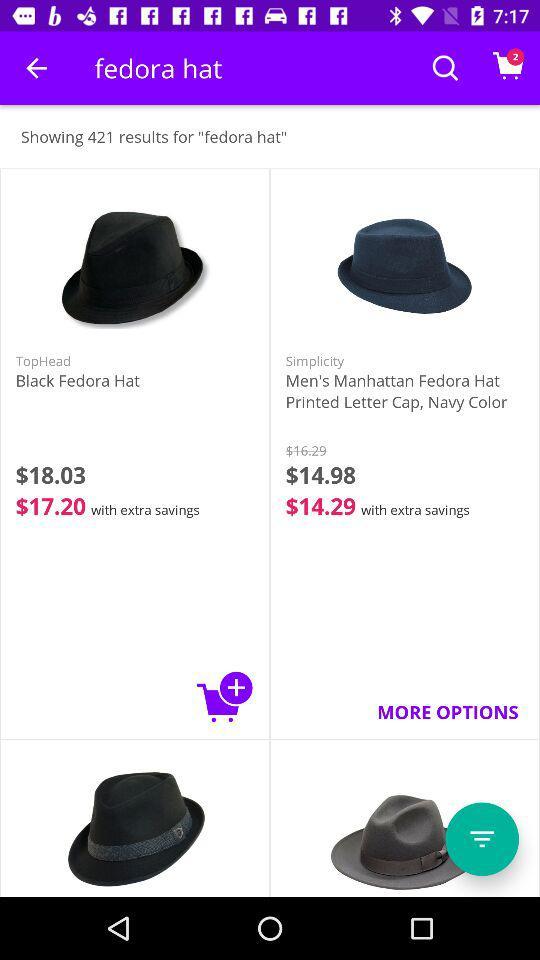 This screenshot has height=960, width=540. Describe the element at coordinates (481, 839) in the screenshot. I see `the filter_list icon` at that location.